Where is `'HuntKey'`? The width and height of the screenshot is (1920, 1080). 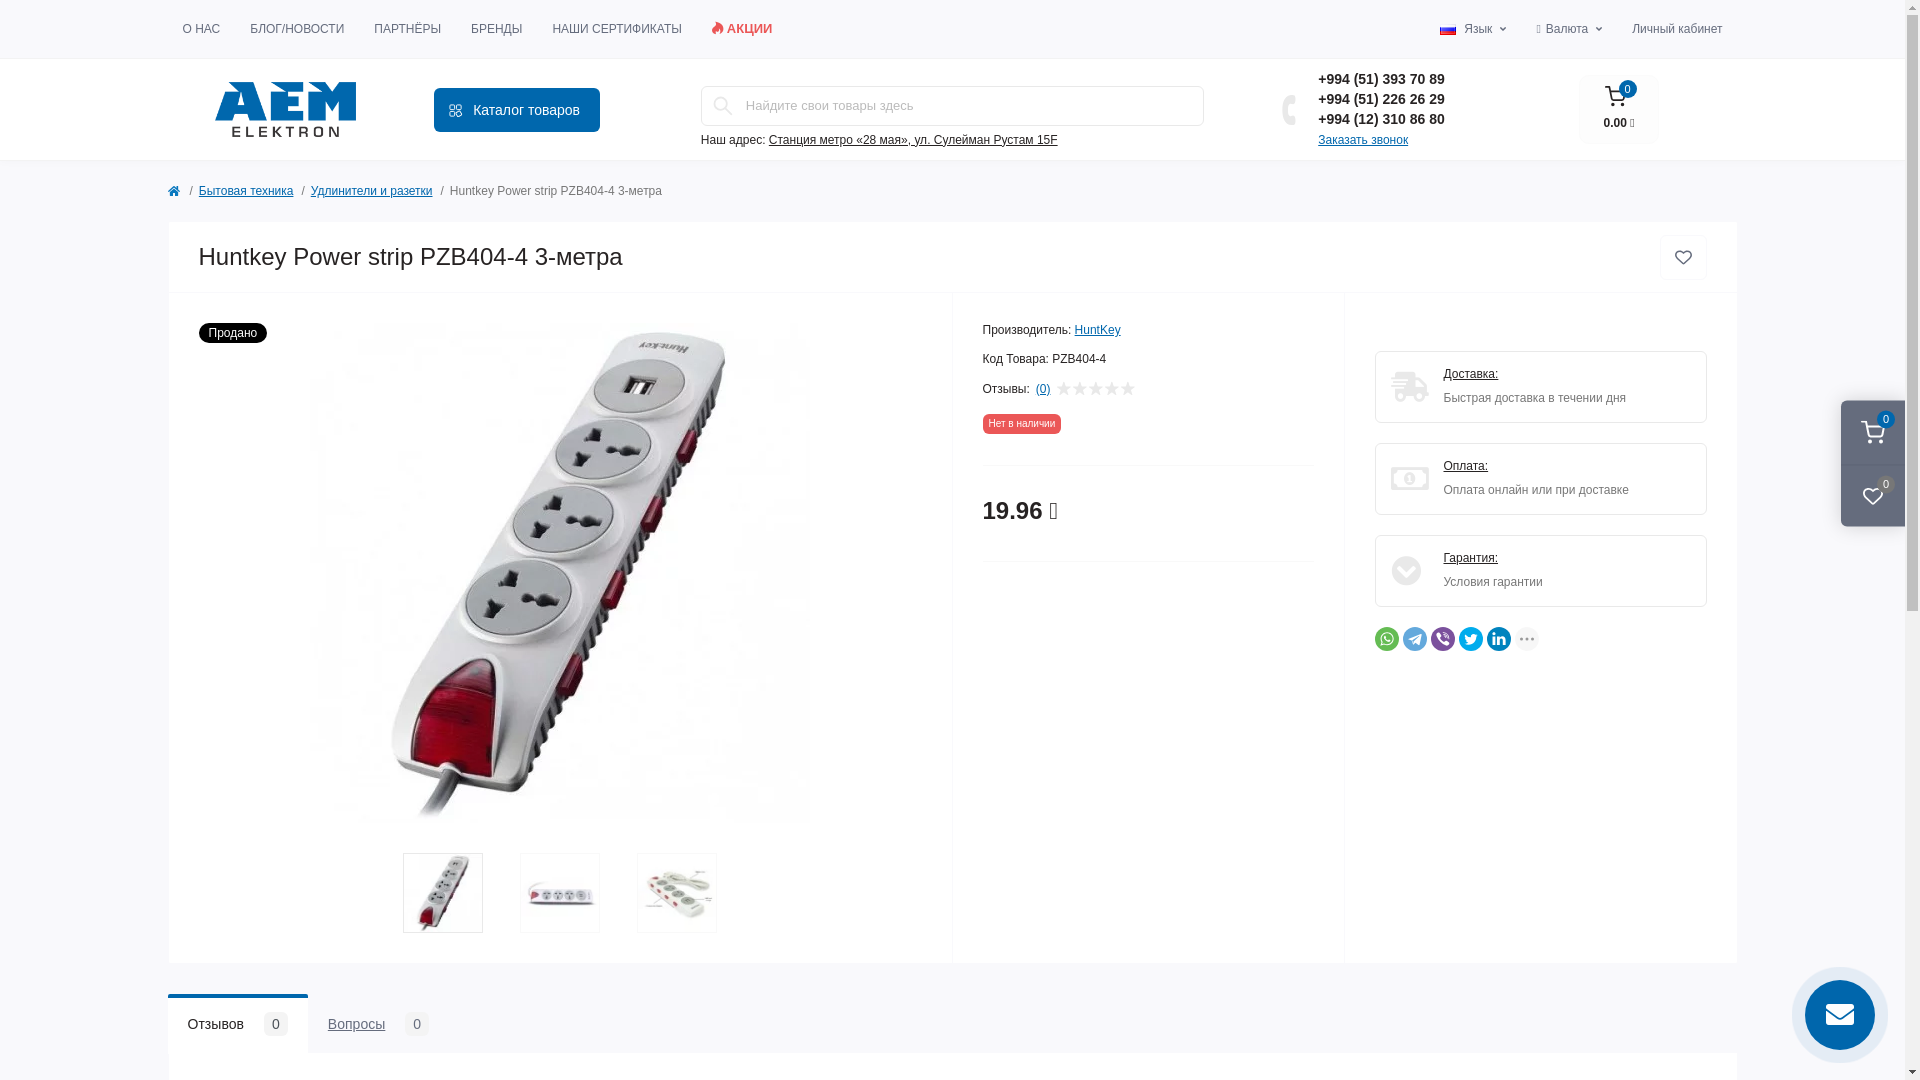
'HuntKey' is located at coordinates (1097, 329).